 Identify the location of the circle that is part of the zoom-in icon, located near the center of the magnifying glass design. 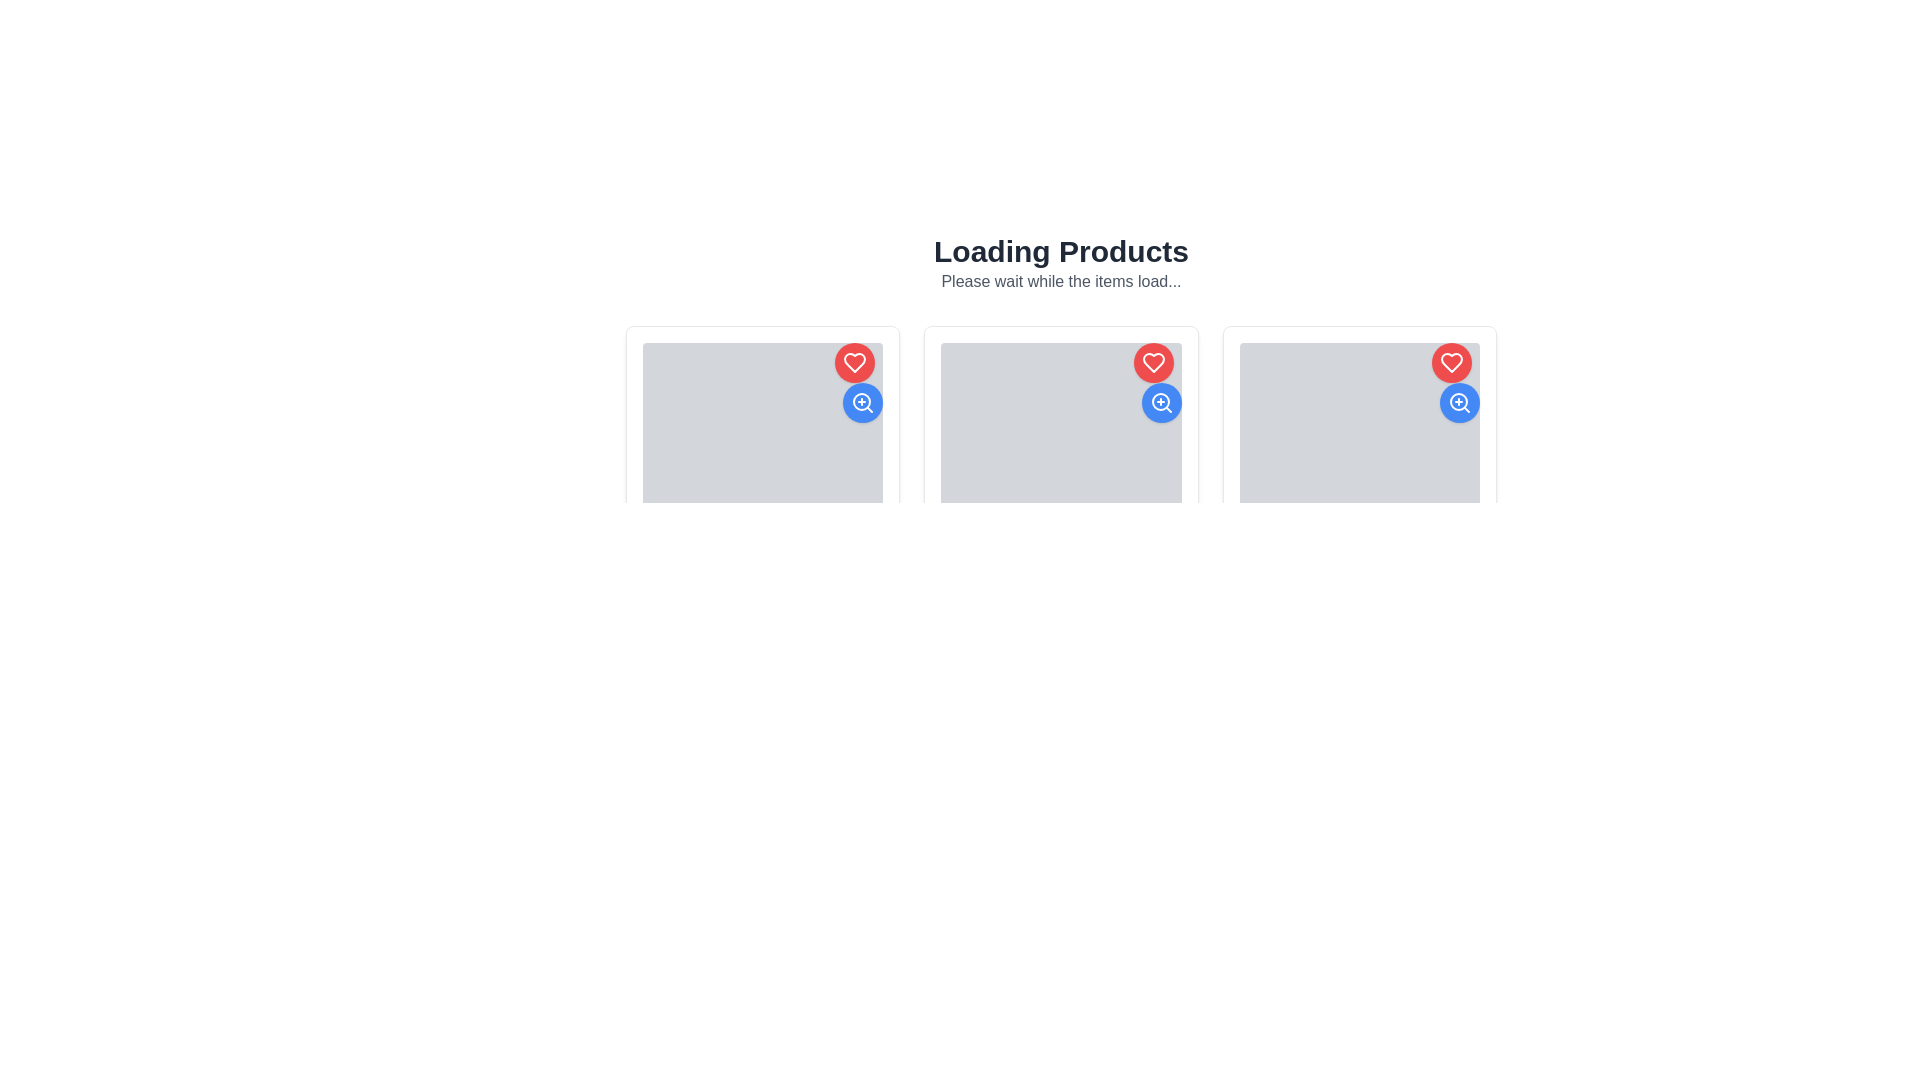
(1459, 401).